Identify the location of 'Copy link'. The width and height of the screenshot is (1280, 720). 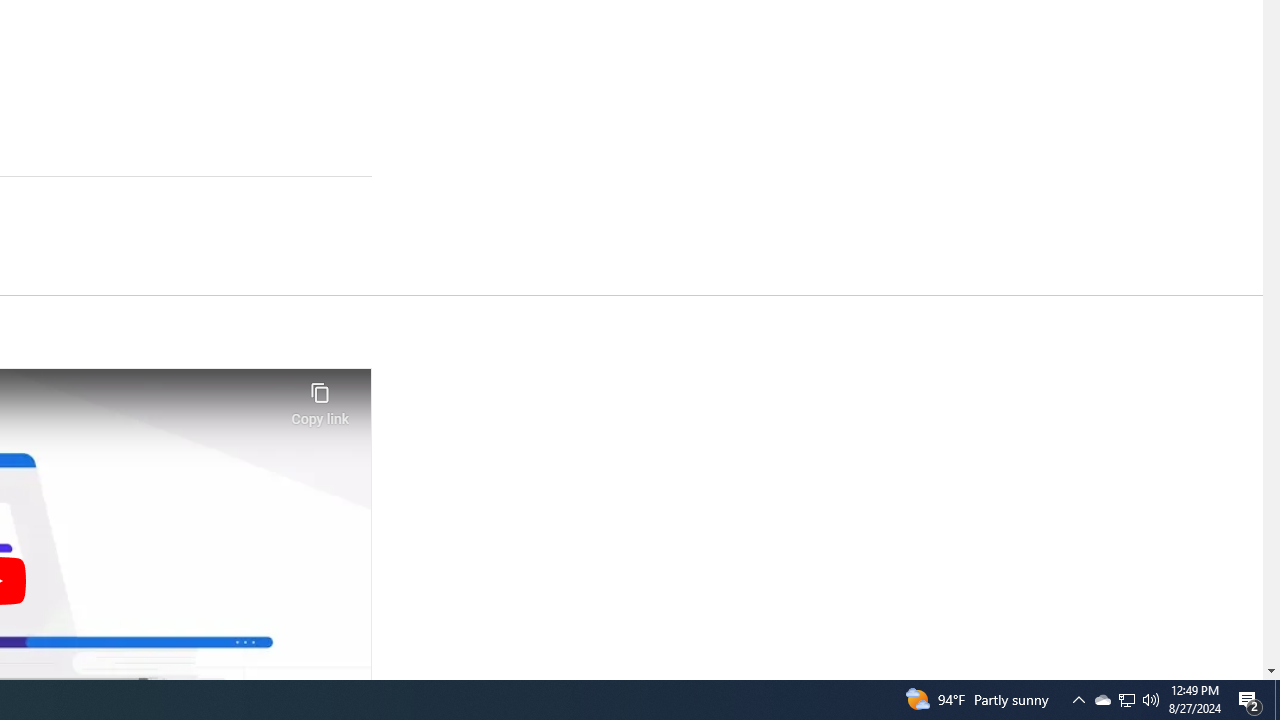
(320, 398).